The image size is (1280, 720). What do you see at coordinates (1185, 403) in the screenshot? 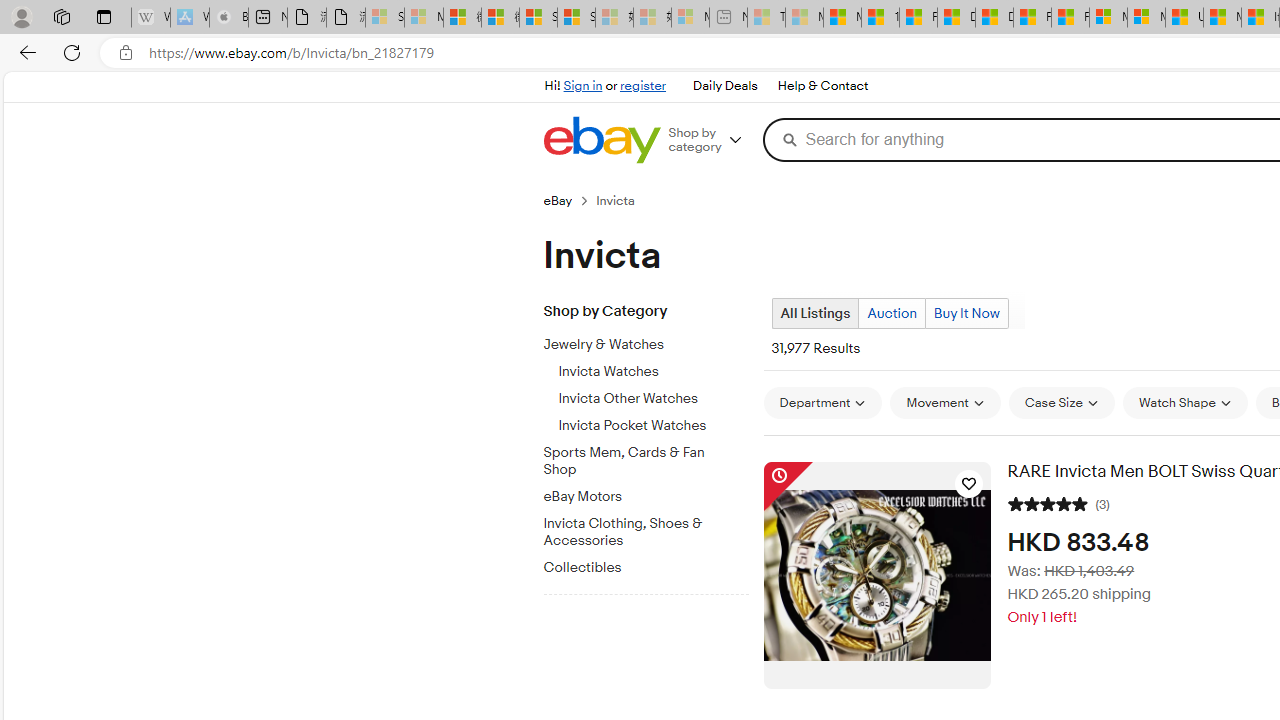
I see `'Watch Shape'` at bounding box center [1185, 403].